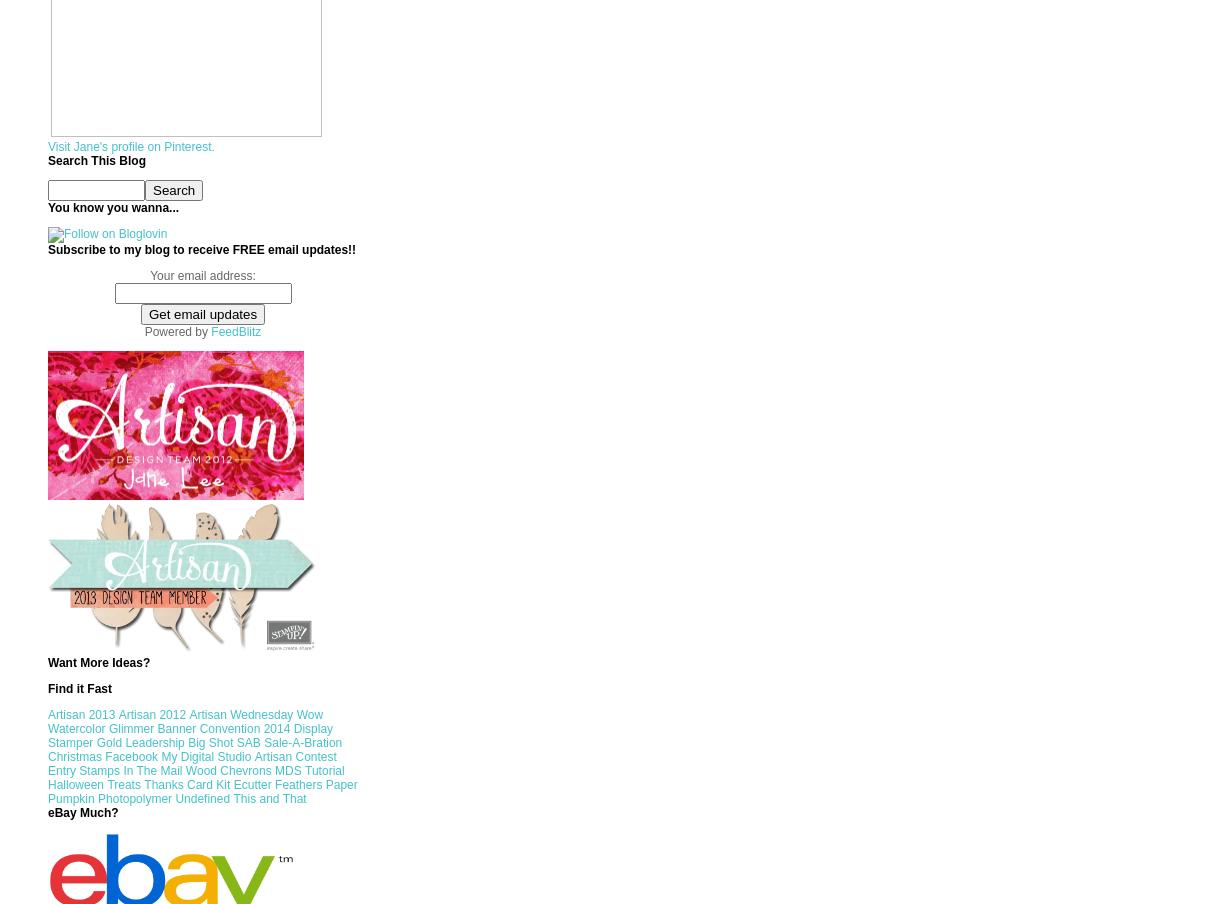 The width and height of the screenshot is (1208, 904). Describe the element at coordinates (129, 727) in the screenshot. I see `'Glimmer'` at that location.